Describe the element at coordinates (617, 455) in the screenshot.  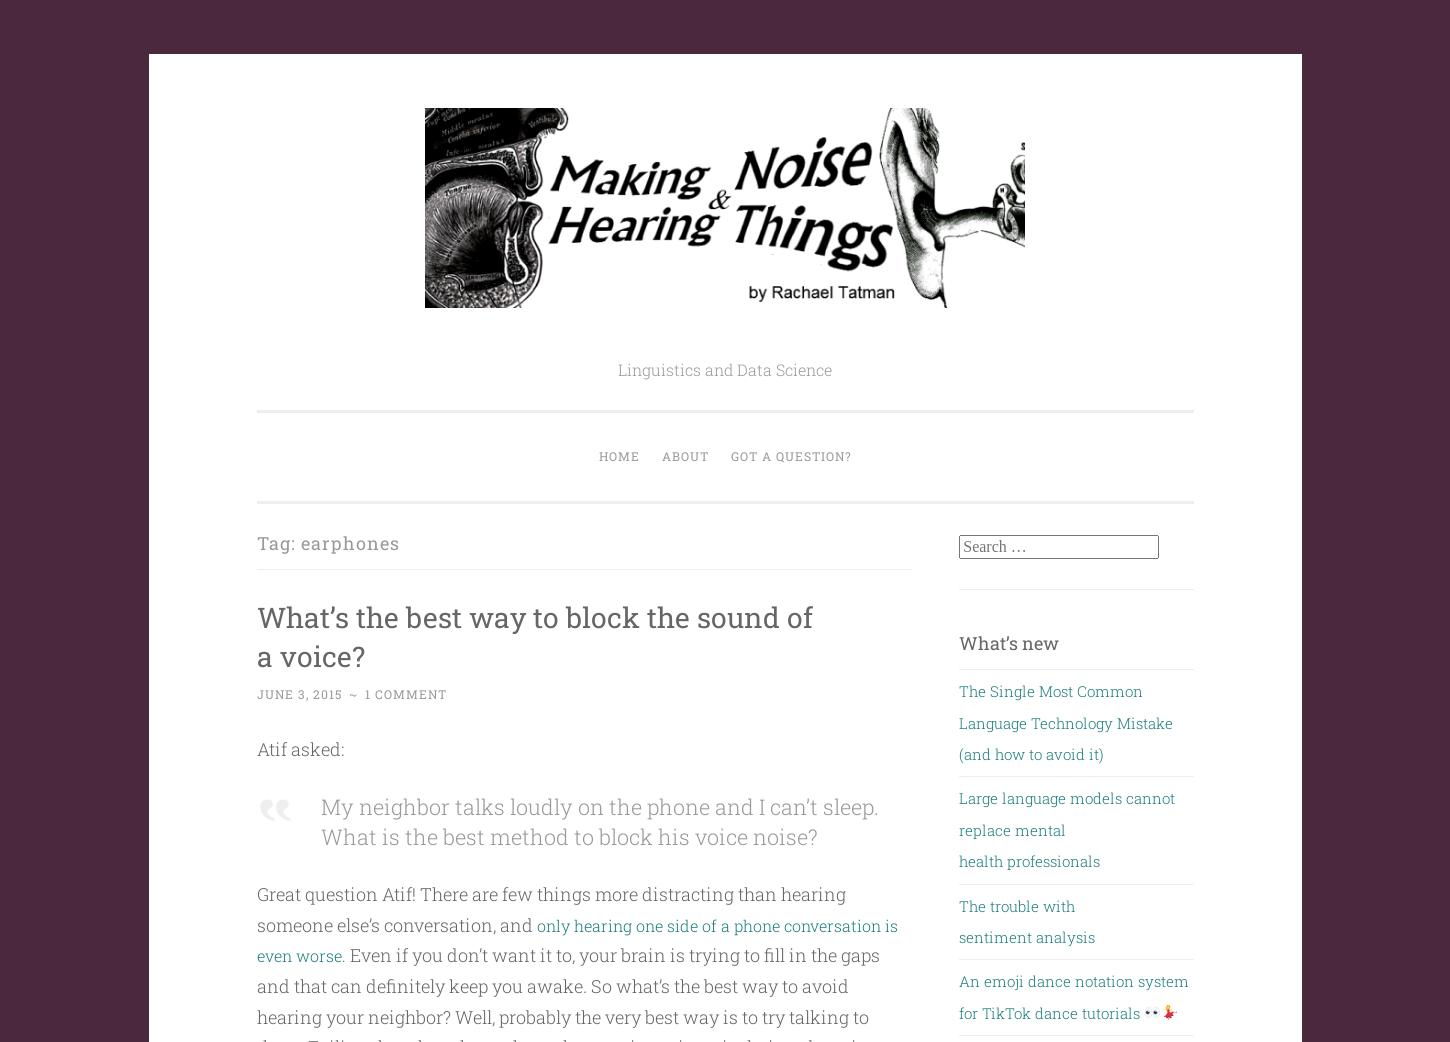
I see `'Home'` at that location.